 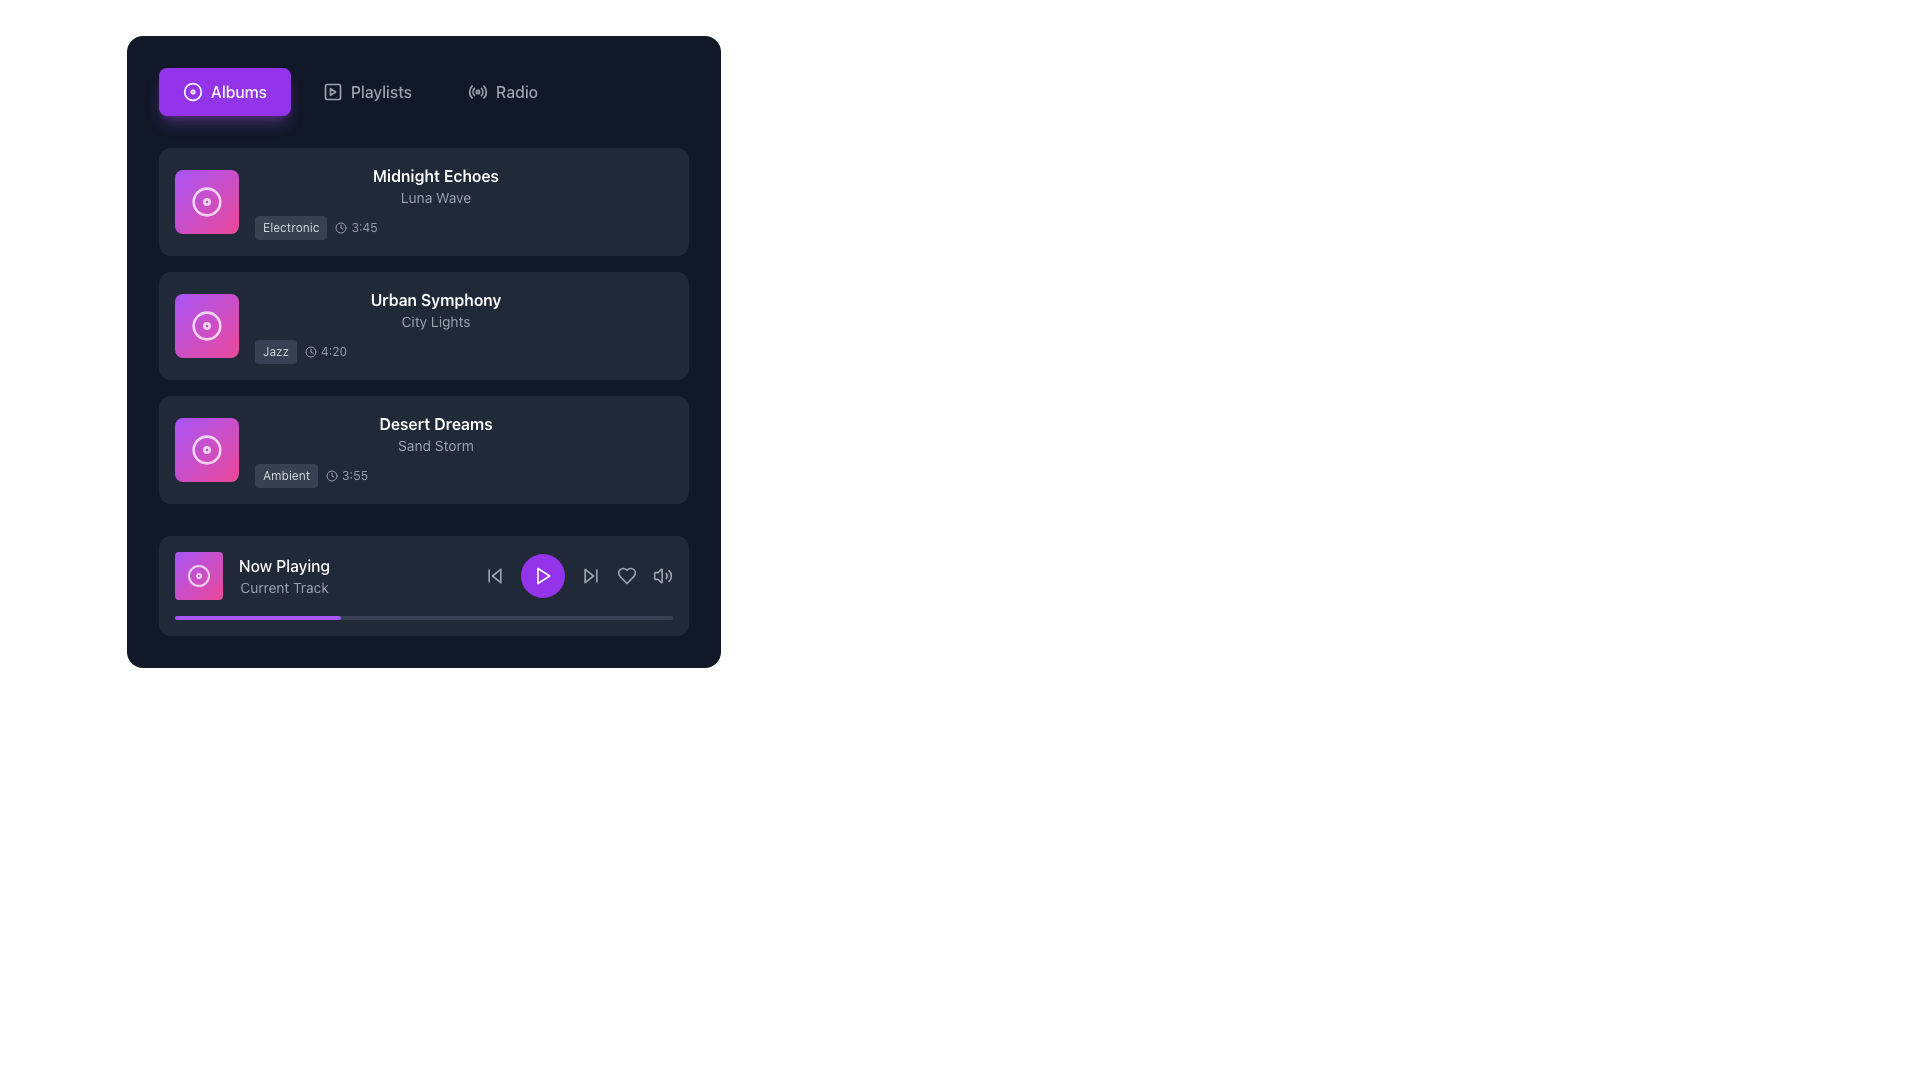 I want to click on the second selectable list item representing an album, located between 'Midnight Echoes' and 'Desert Dreams', so click(x=422, y=325).